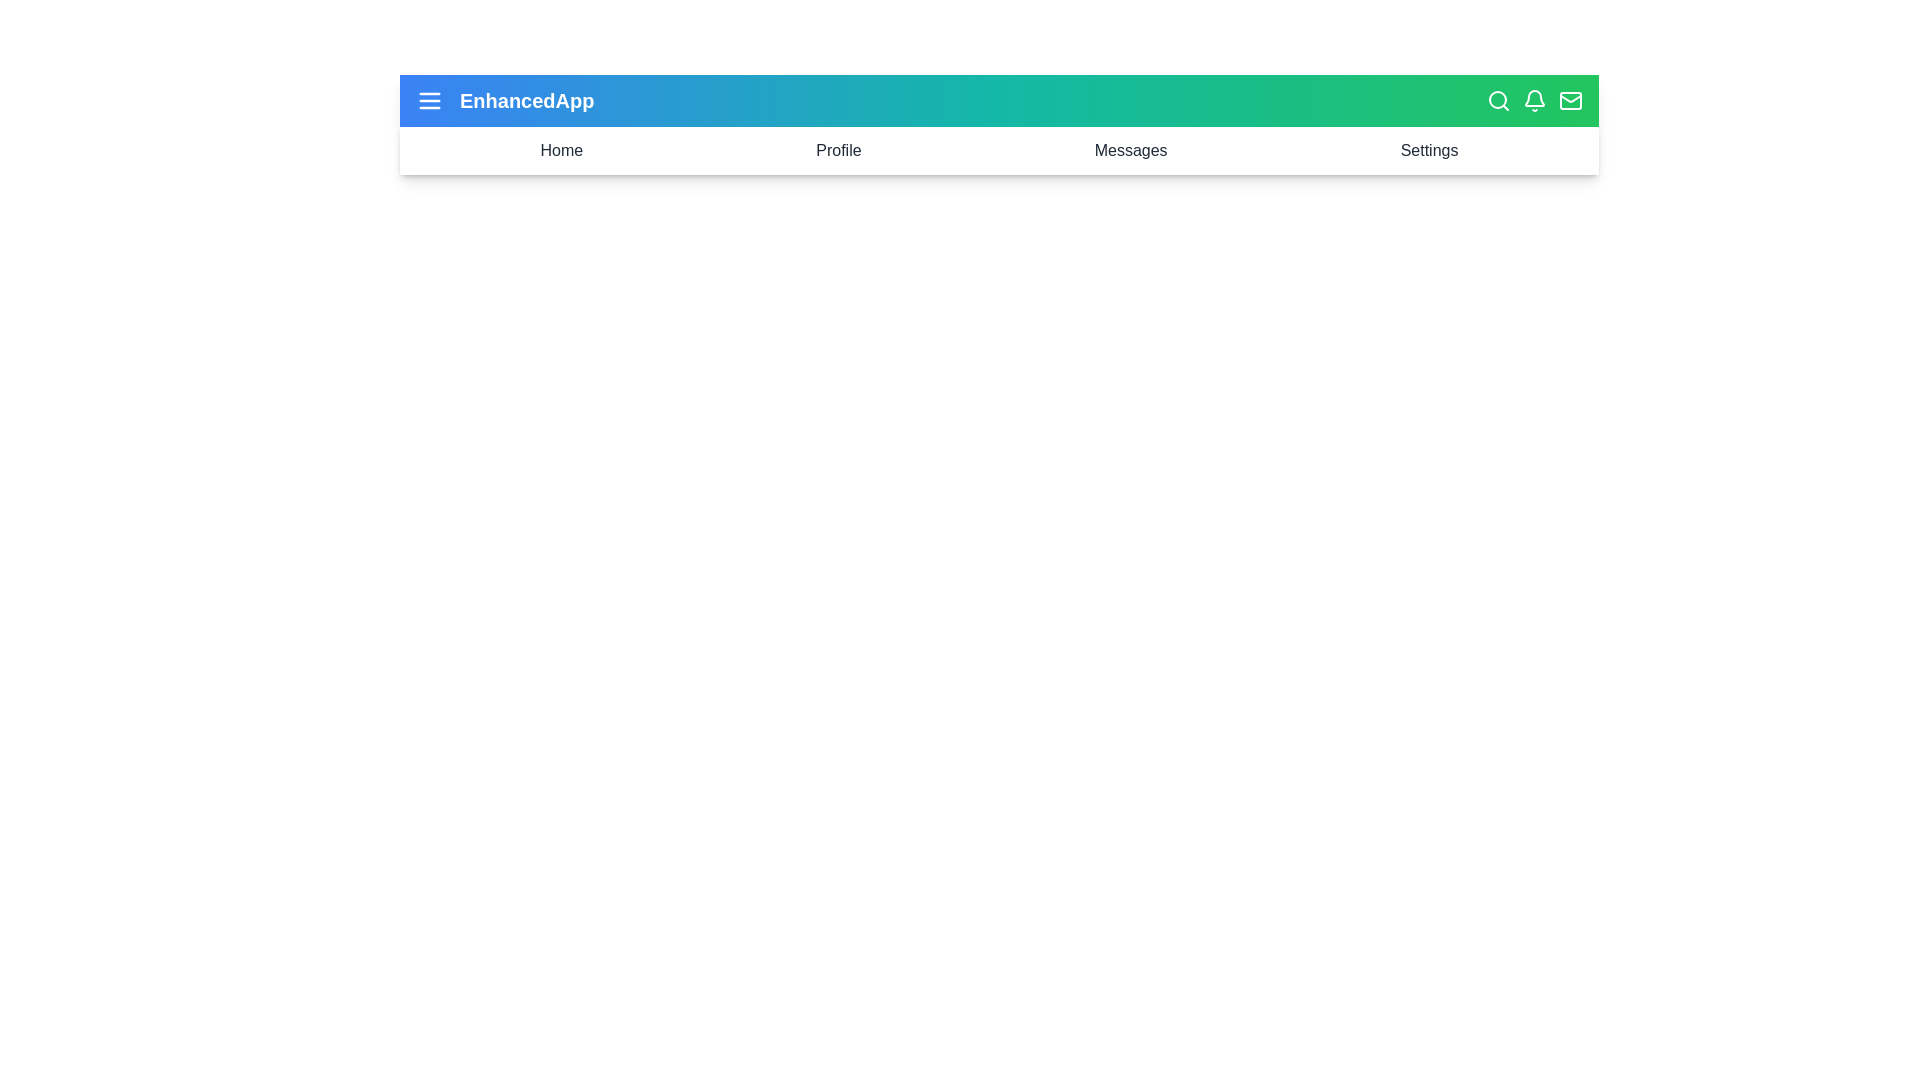 This screenshot has height=1080, width=1920. Describe the element at coordinates (1428, 149) in the screenshot. I see `the 'Settings' menu item in the navigation bar` at that location.